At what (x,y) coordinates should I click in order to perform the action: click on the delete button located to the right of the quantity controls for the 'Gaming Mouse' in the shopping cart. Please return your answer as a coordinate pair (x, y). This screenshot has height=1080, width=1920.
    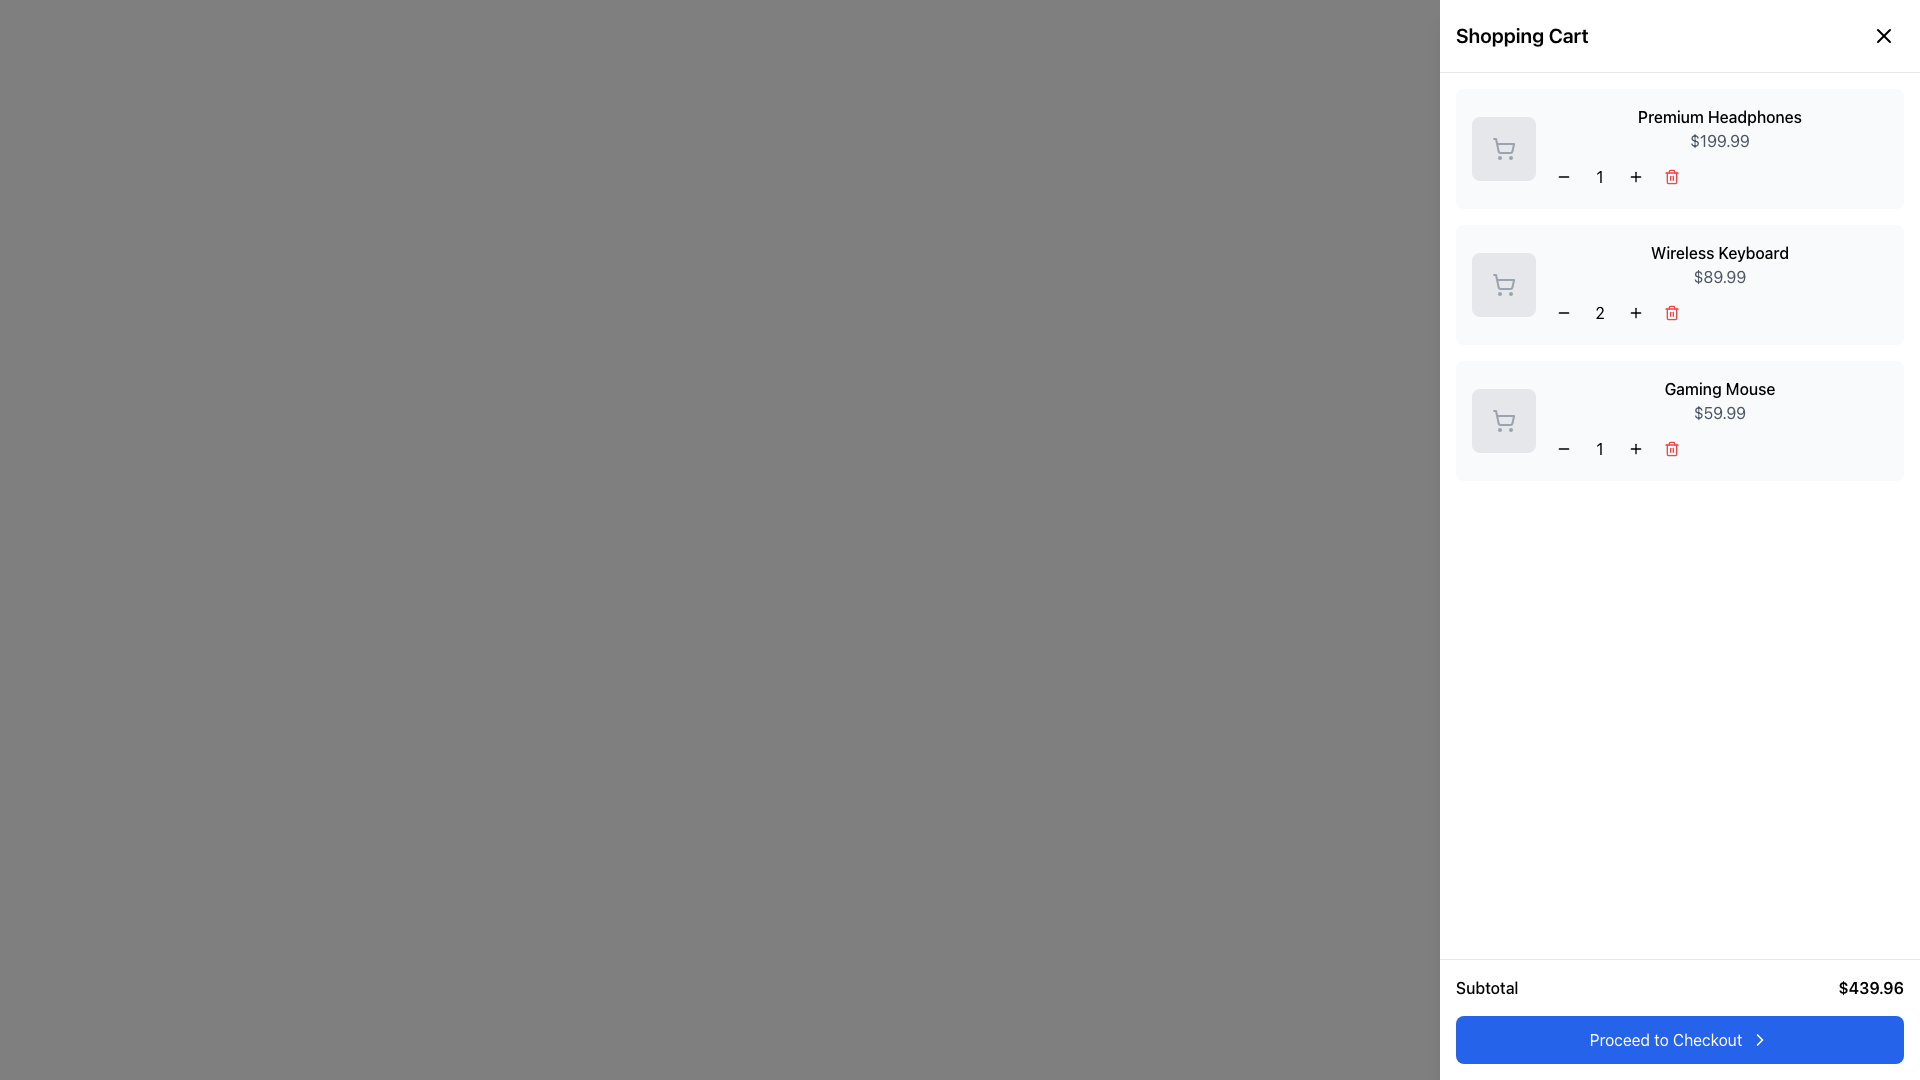
    Looking at the image, I should click on (1671, 447).